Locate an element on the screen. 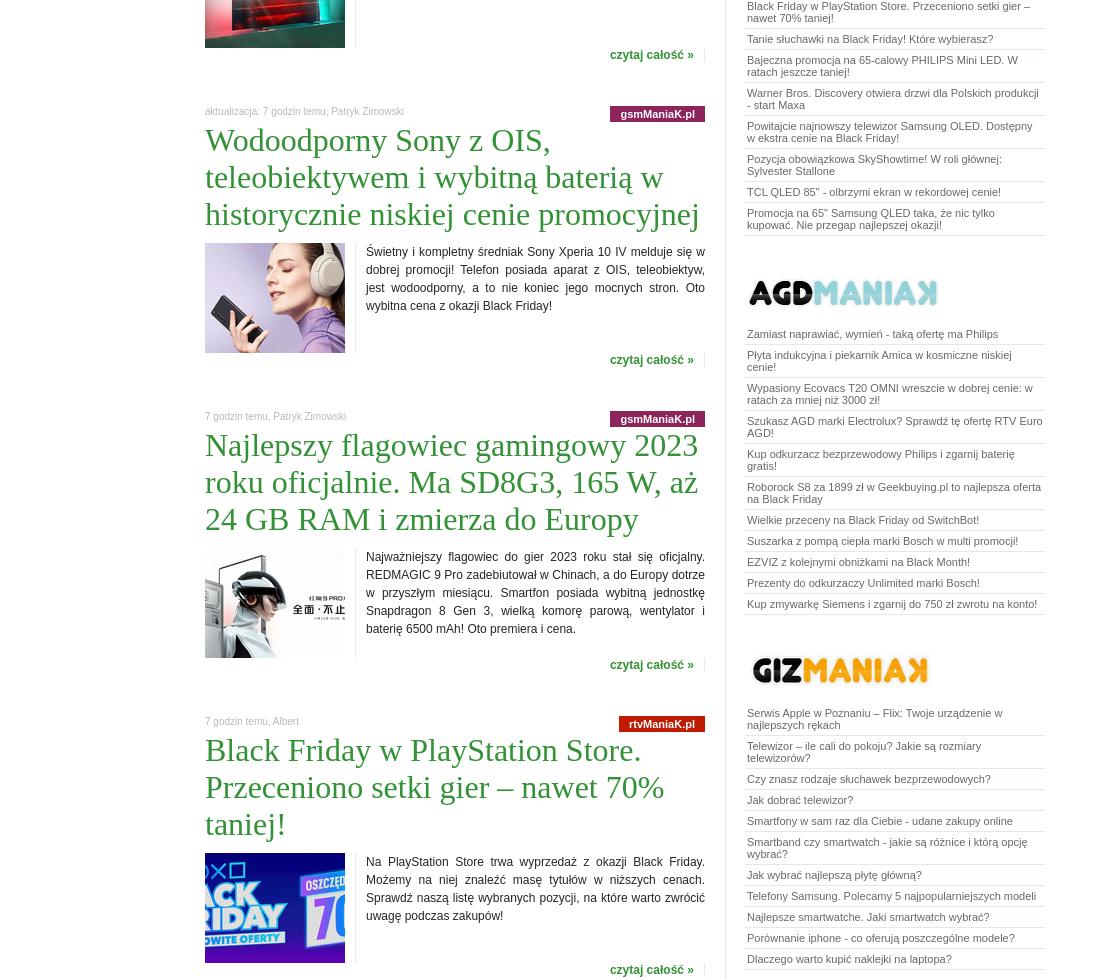 The height and width of the screenshot is (979, 1100). 'Serwis Apple w Poznaniu – Flix: Twoje urządzenie w najlepszych rękach' is located at coordinates (746, 717).